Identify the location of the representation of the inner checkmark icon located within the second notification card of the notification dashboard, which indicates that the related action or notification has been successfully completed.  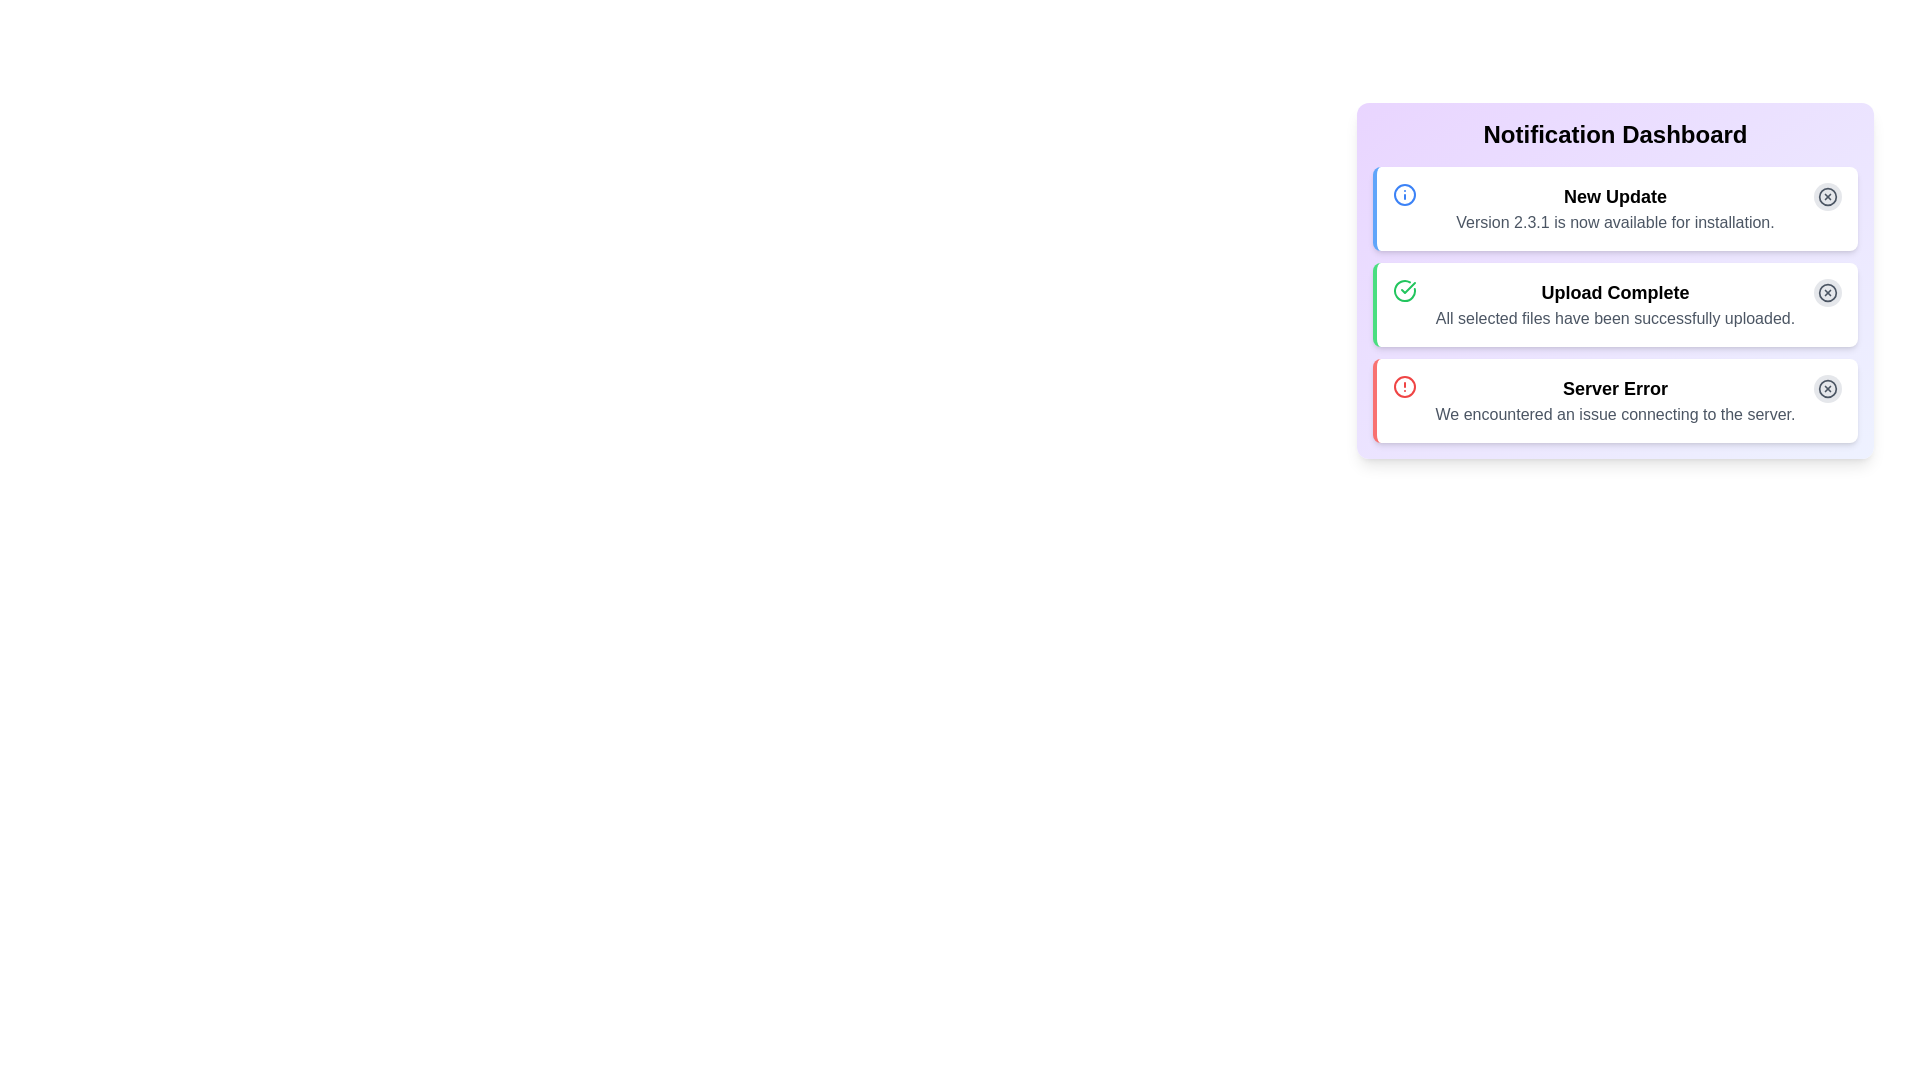
(1407, 288).